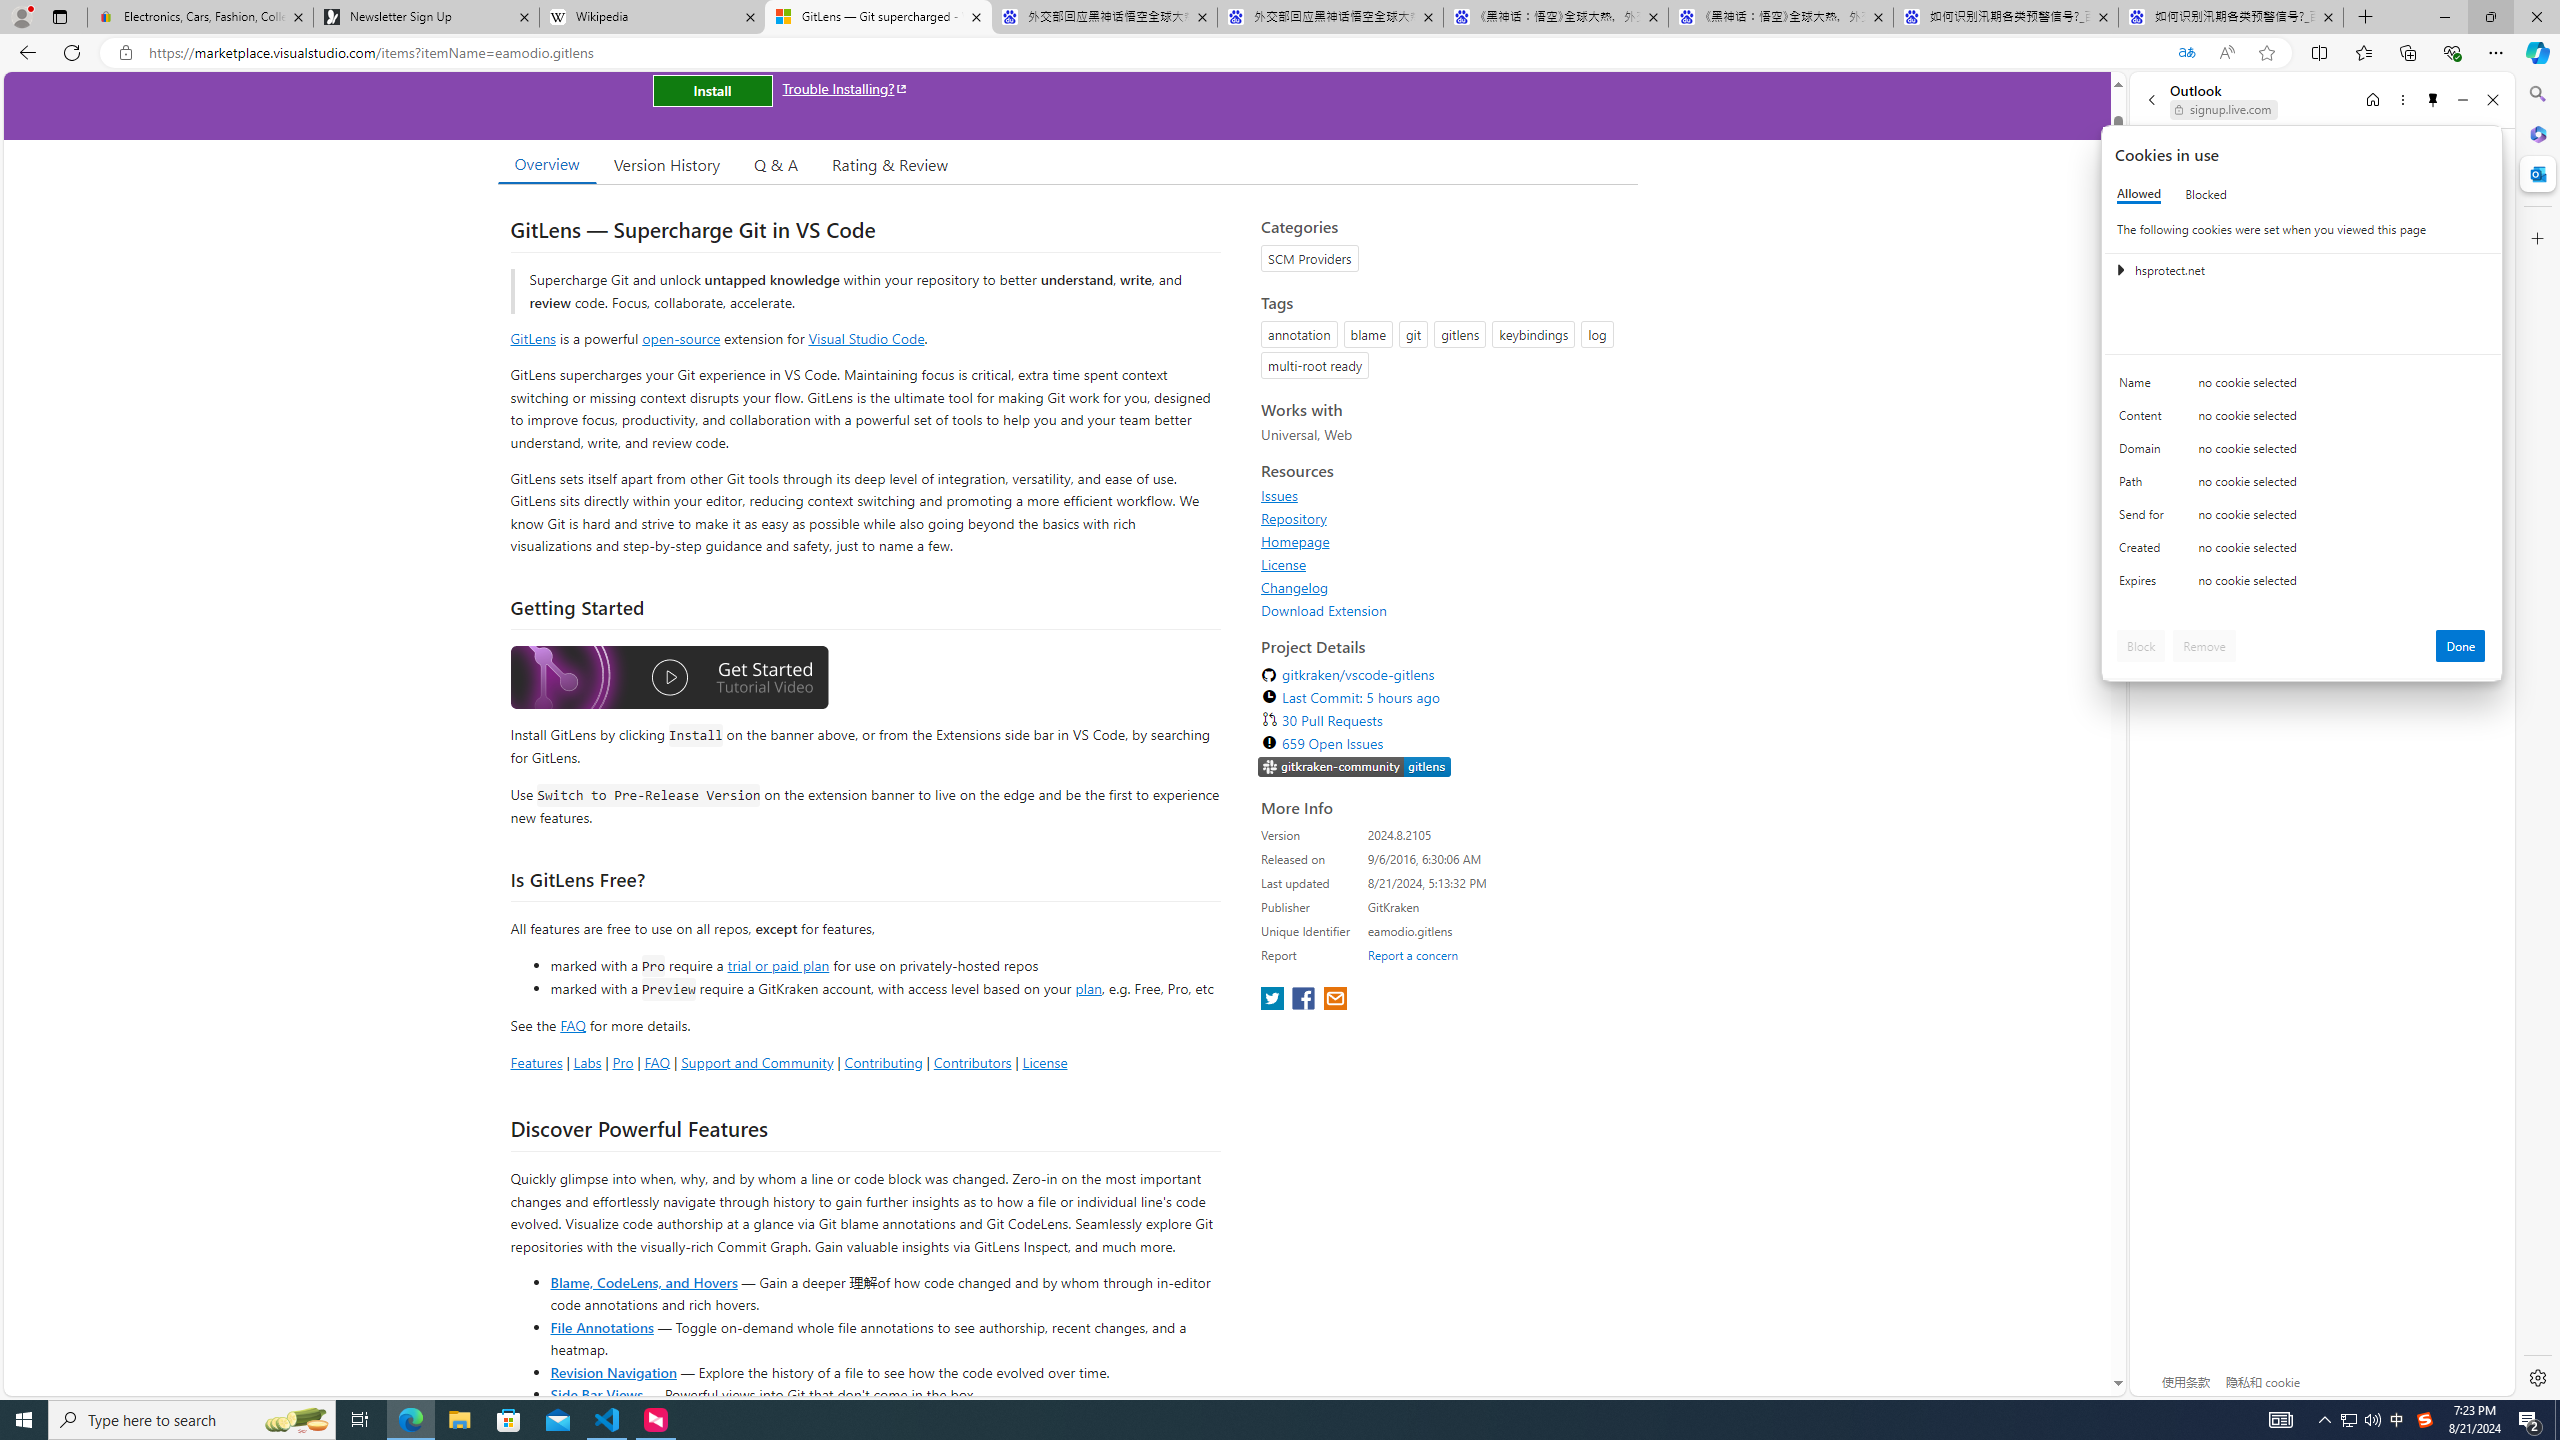 This screenshot has width=2560, height=1440. I want to click on 'Created', so click(2144, 551).